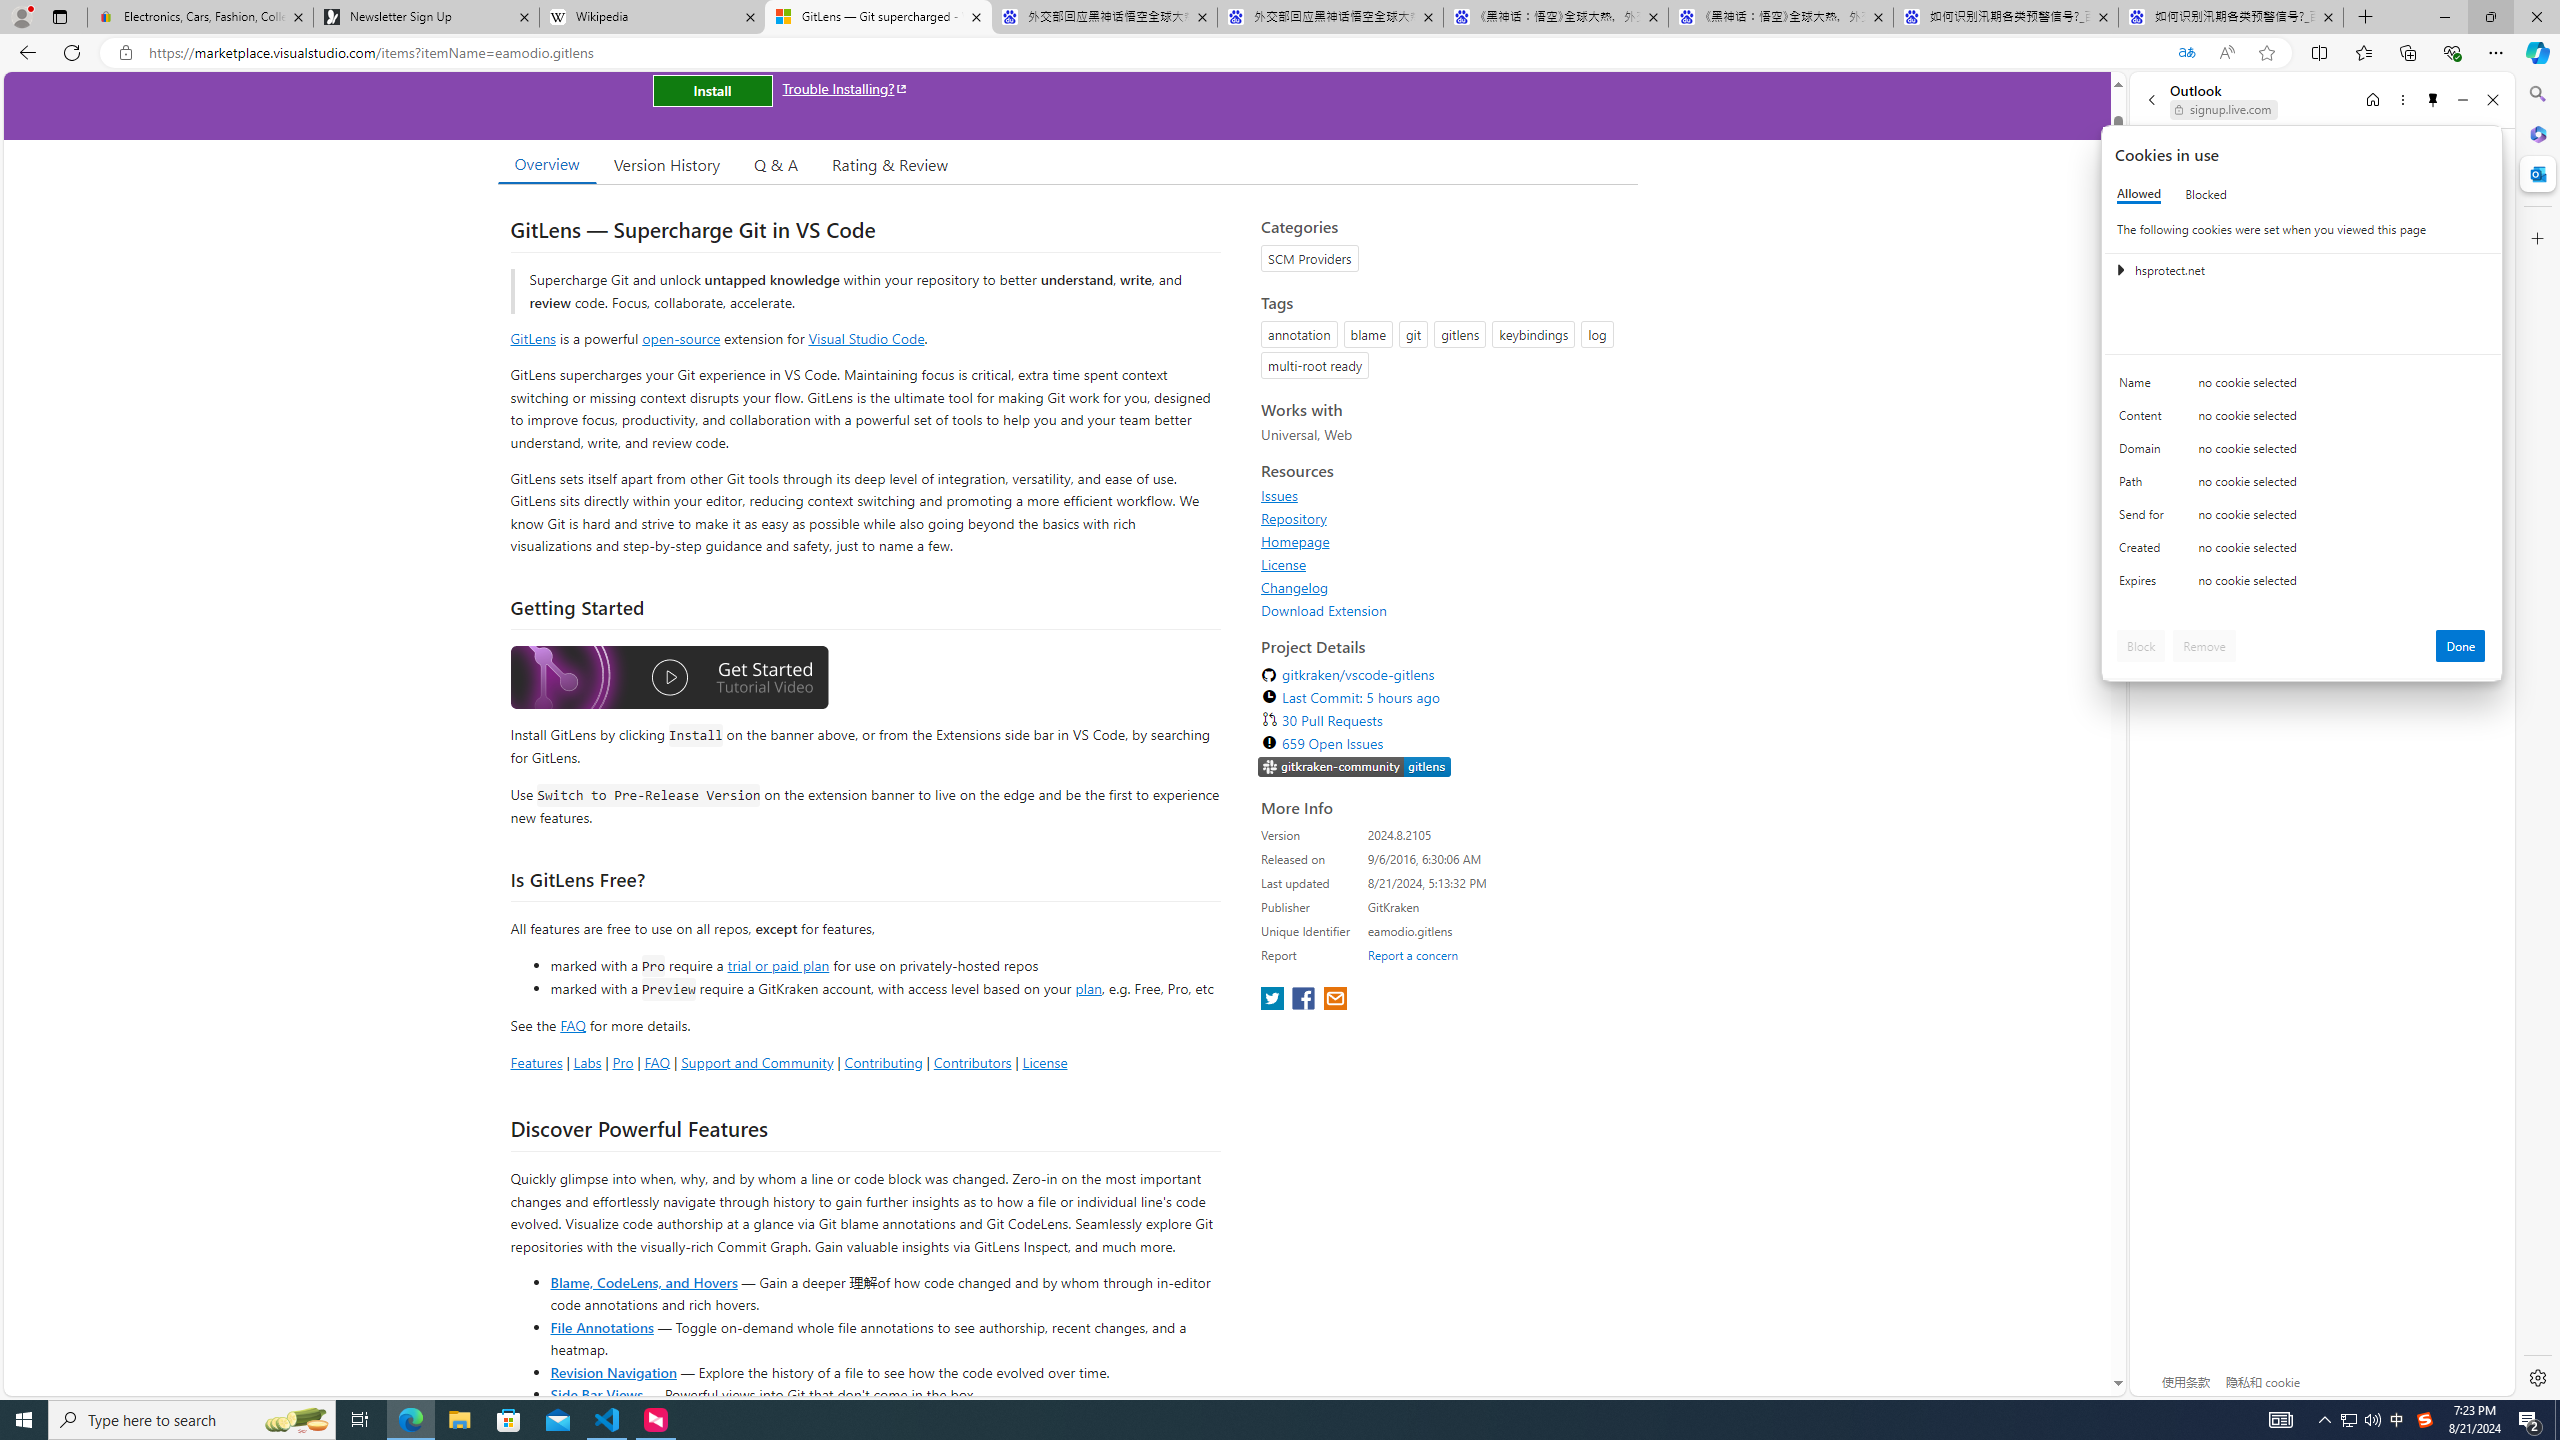 This screenshot has width=2560, height=1440. I want to click on 'Created', so click(2144, 551).